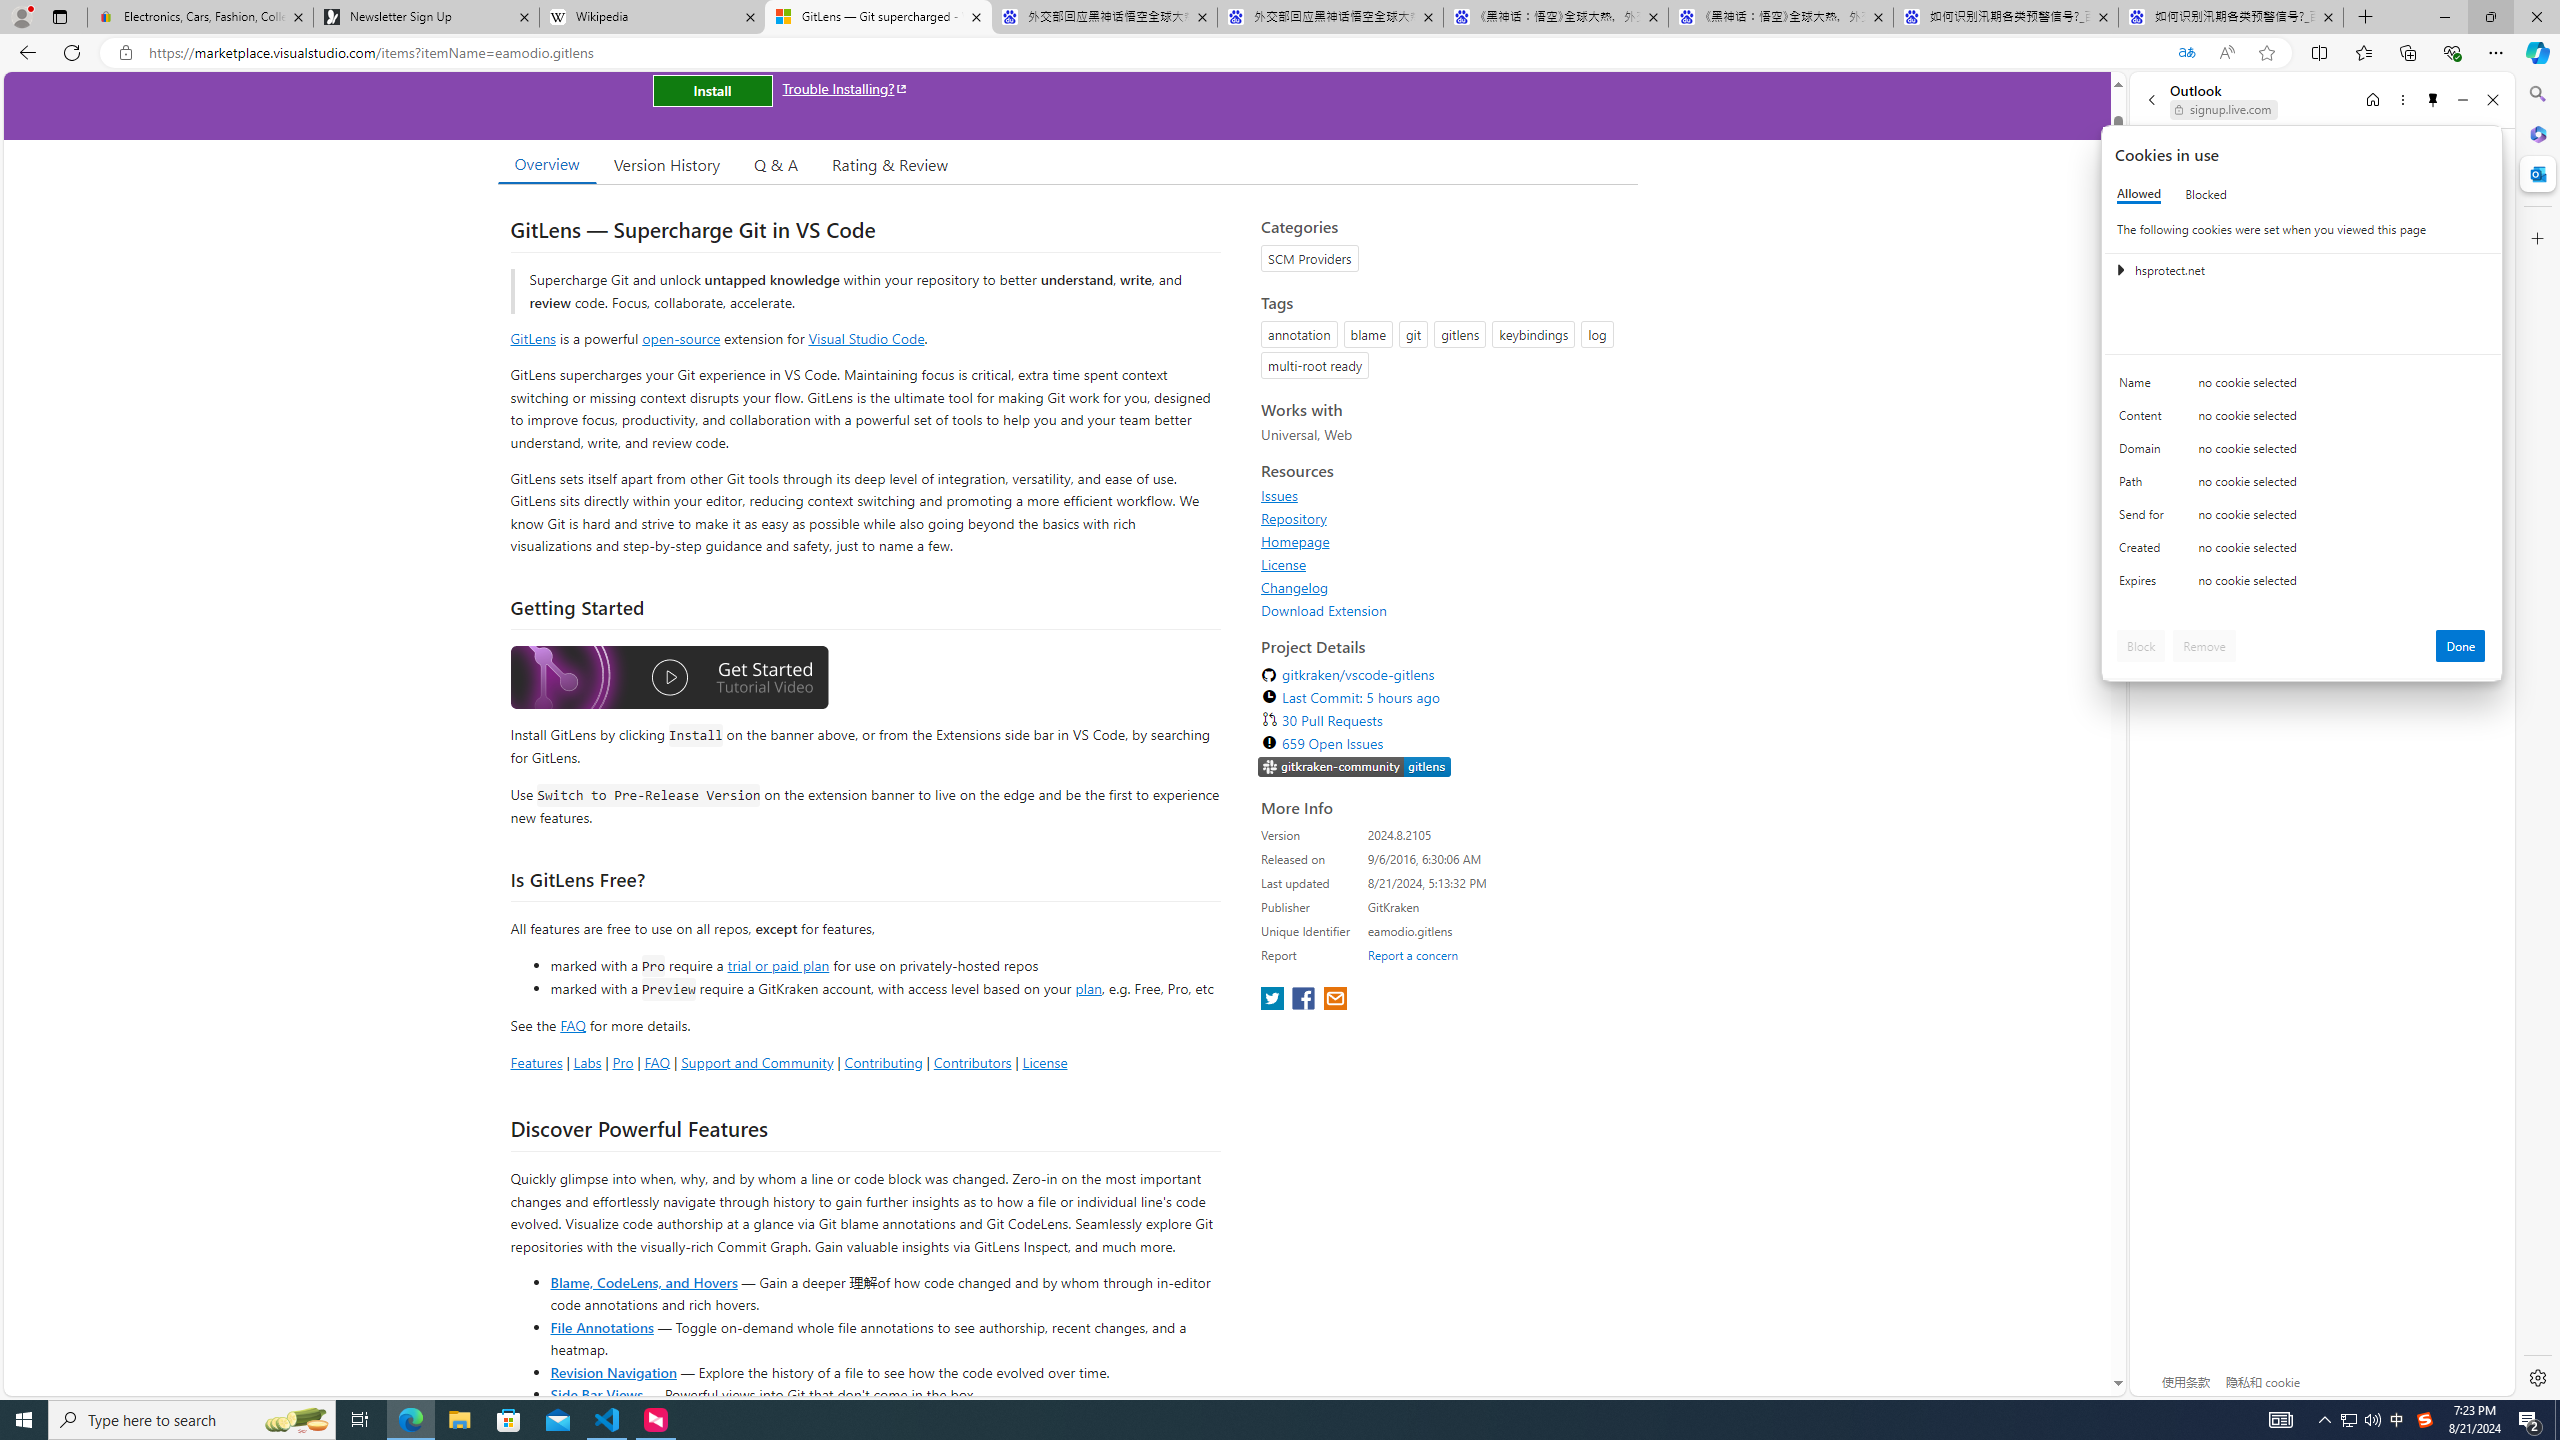 This screenshot has width=2560, height=1440. I want to click on 'Created', so click(2144, 551).